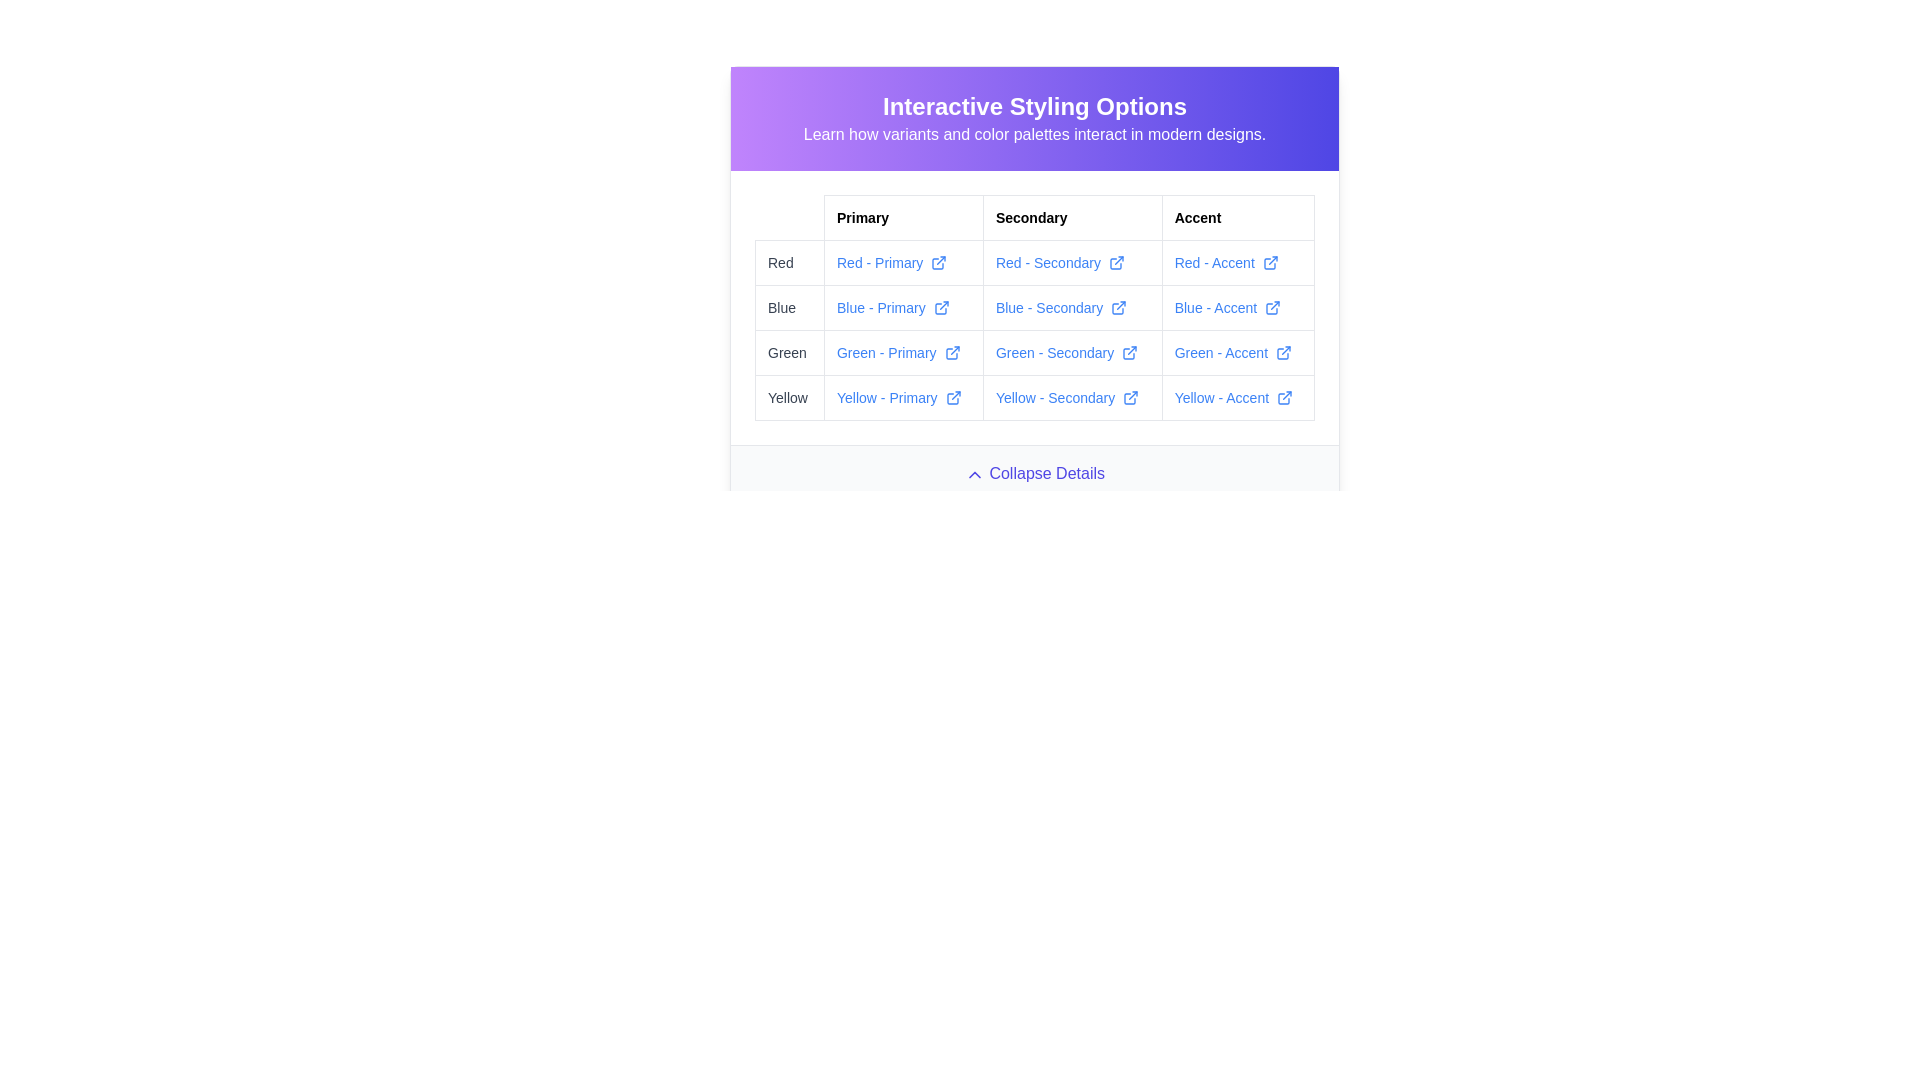 This screenshot has width=1920, height=1080. Describe the element at coordinates (898, 397) in the screenshot. I see `the hyperlink labeled 'Yellow - Primary' to underline it, which is located in the fourth row of the table under the first column` at that location.